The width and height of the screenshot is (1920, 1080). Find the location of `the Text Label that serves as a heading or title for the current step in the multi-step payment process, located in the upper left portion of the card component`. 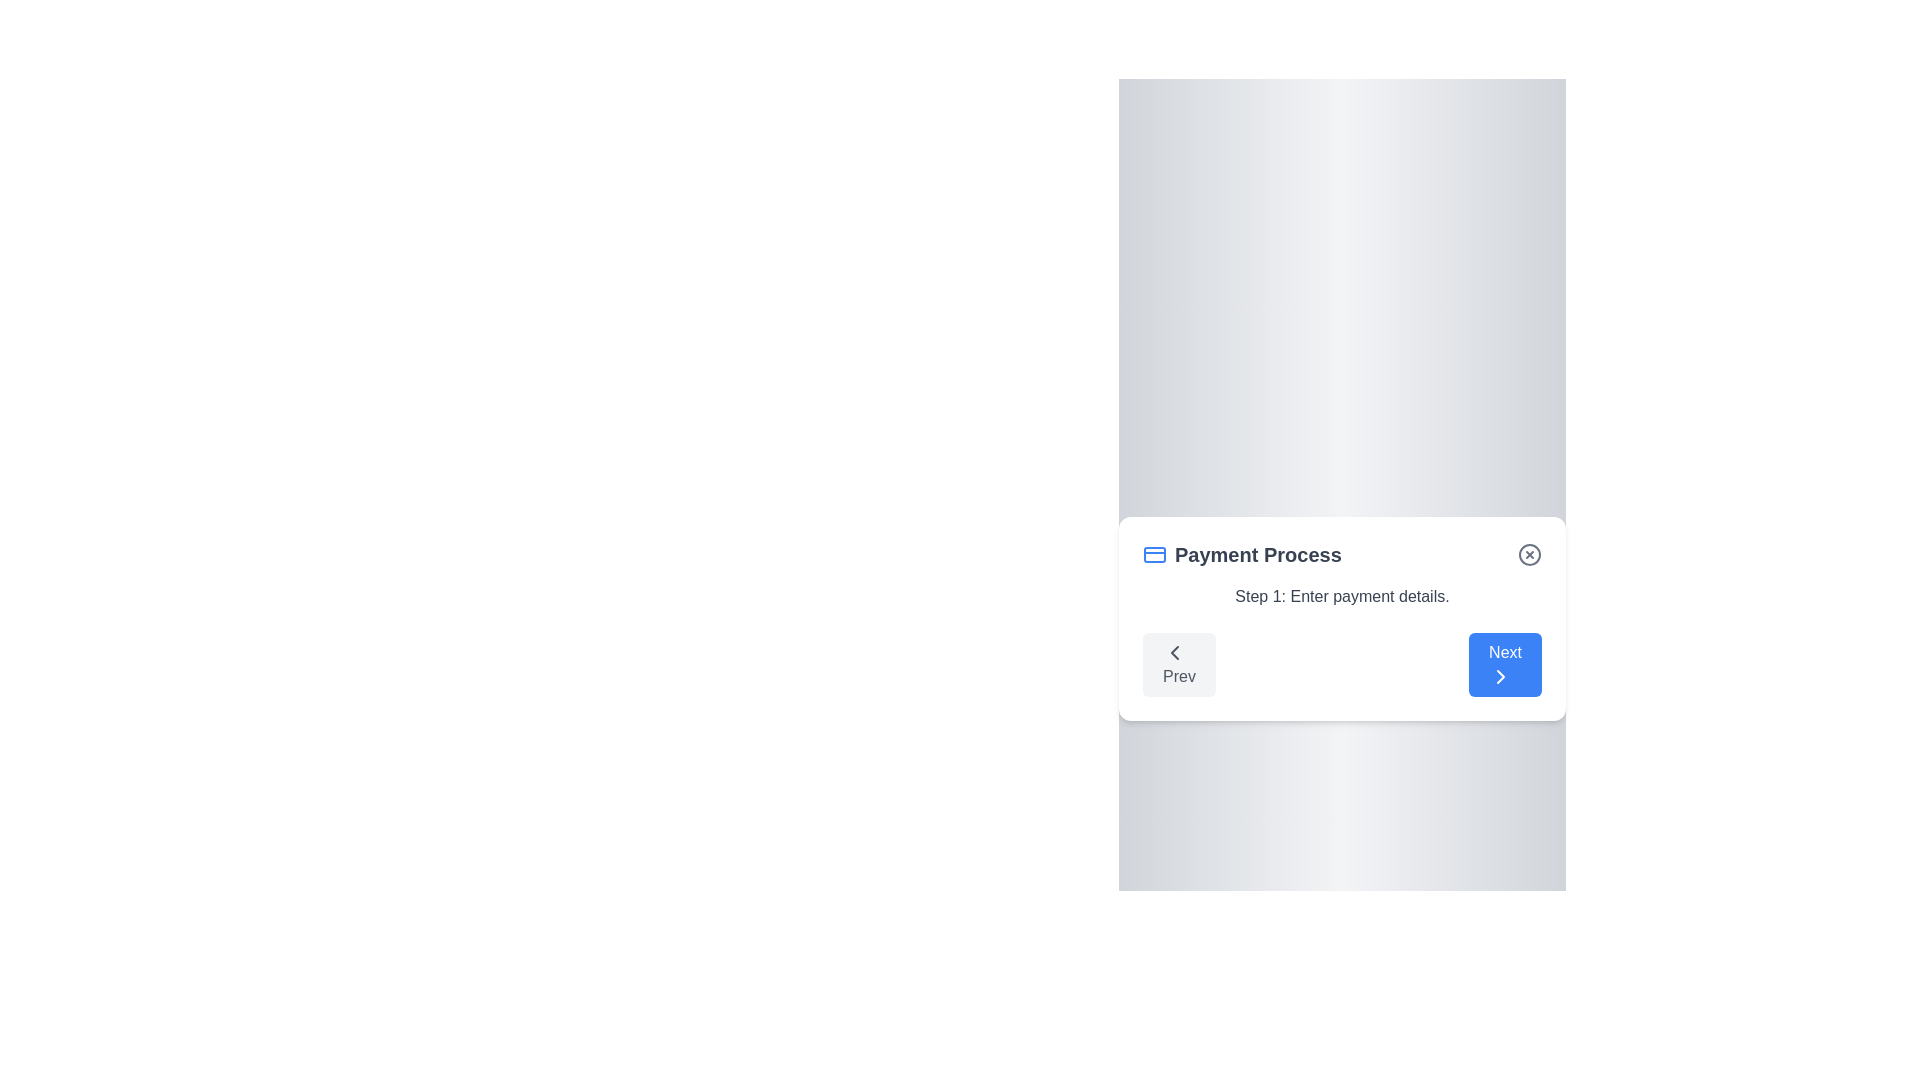

the Text Label that serves as a heading or title for the current step in the multi-step payment process, located in the upper left portion of the card component is located at coordinates (1241, 555).